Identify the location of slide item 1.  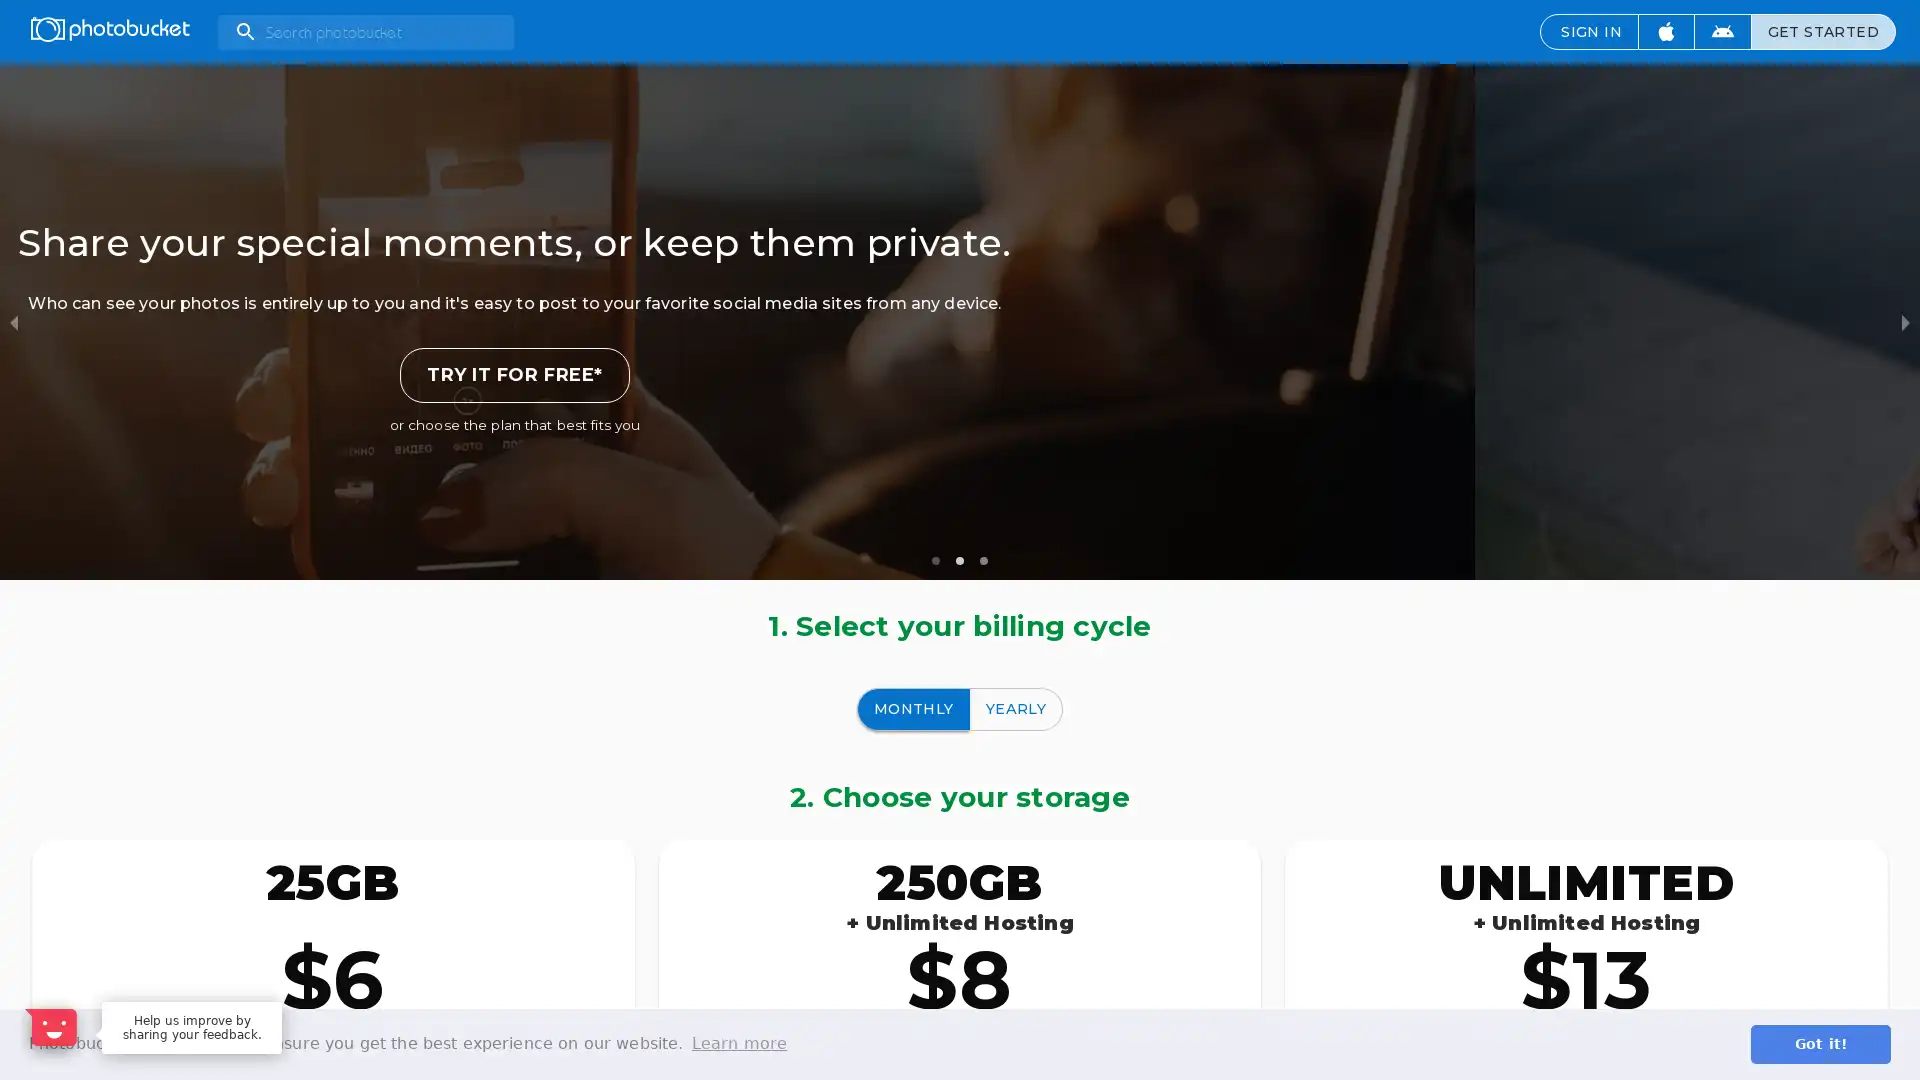
(935, 559).